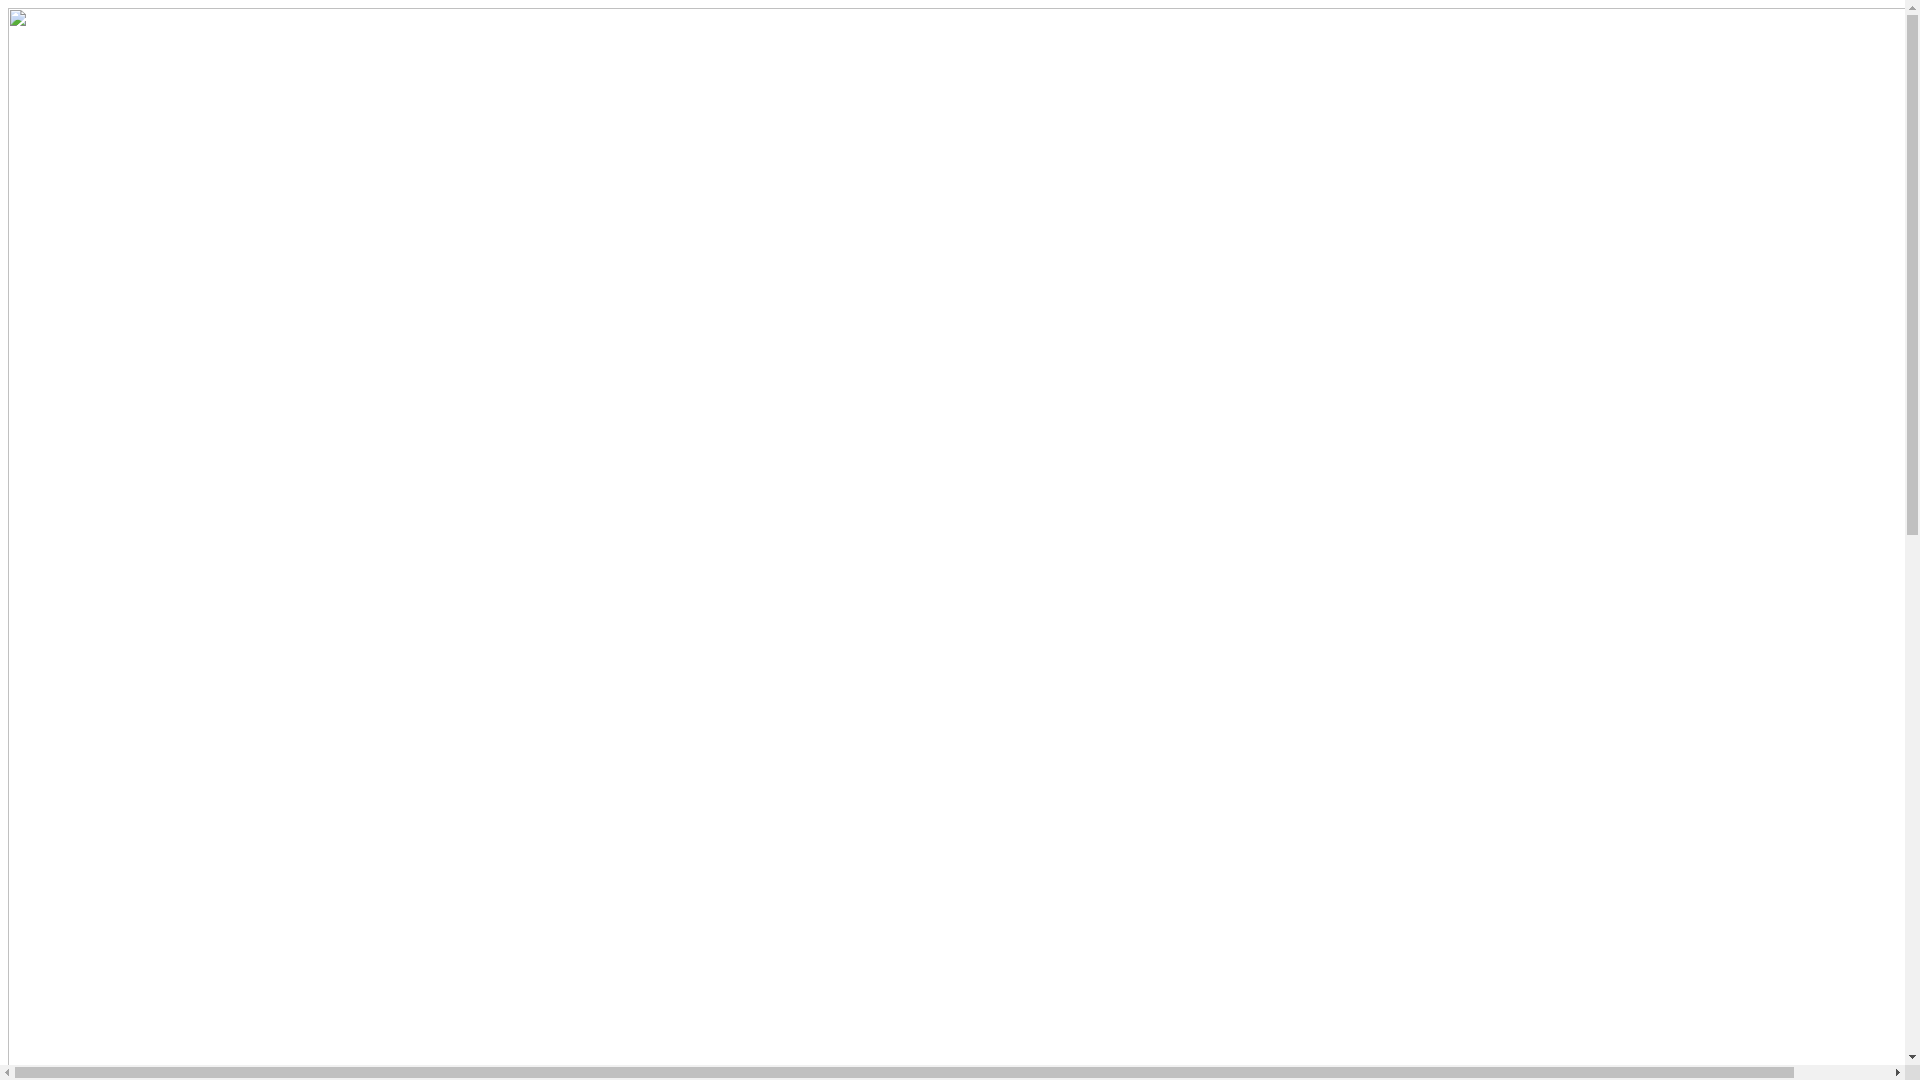 This screenshot has height=1080, width=1920. What do you see at coordinates (7, 7) in the screenshot?
I see `'Skip to content'` at bounding box center [7, 7].